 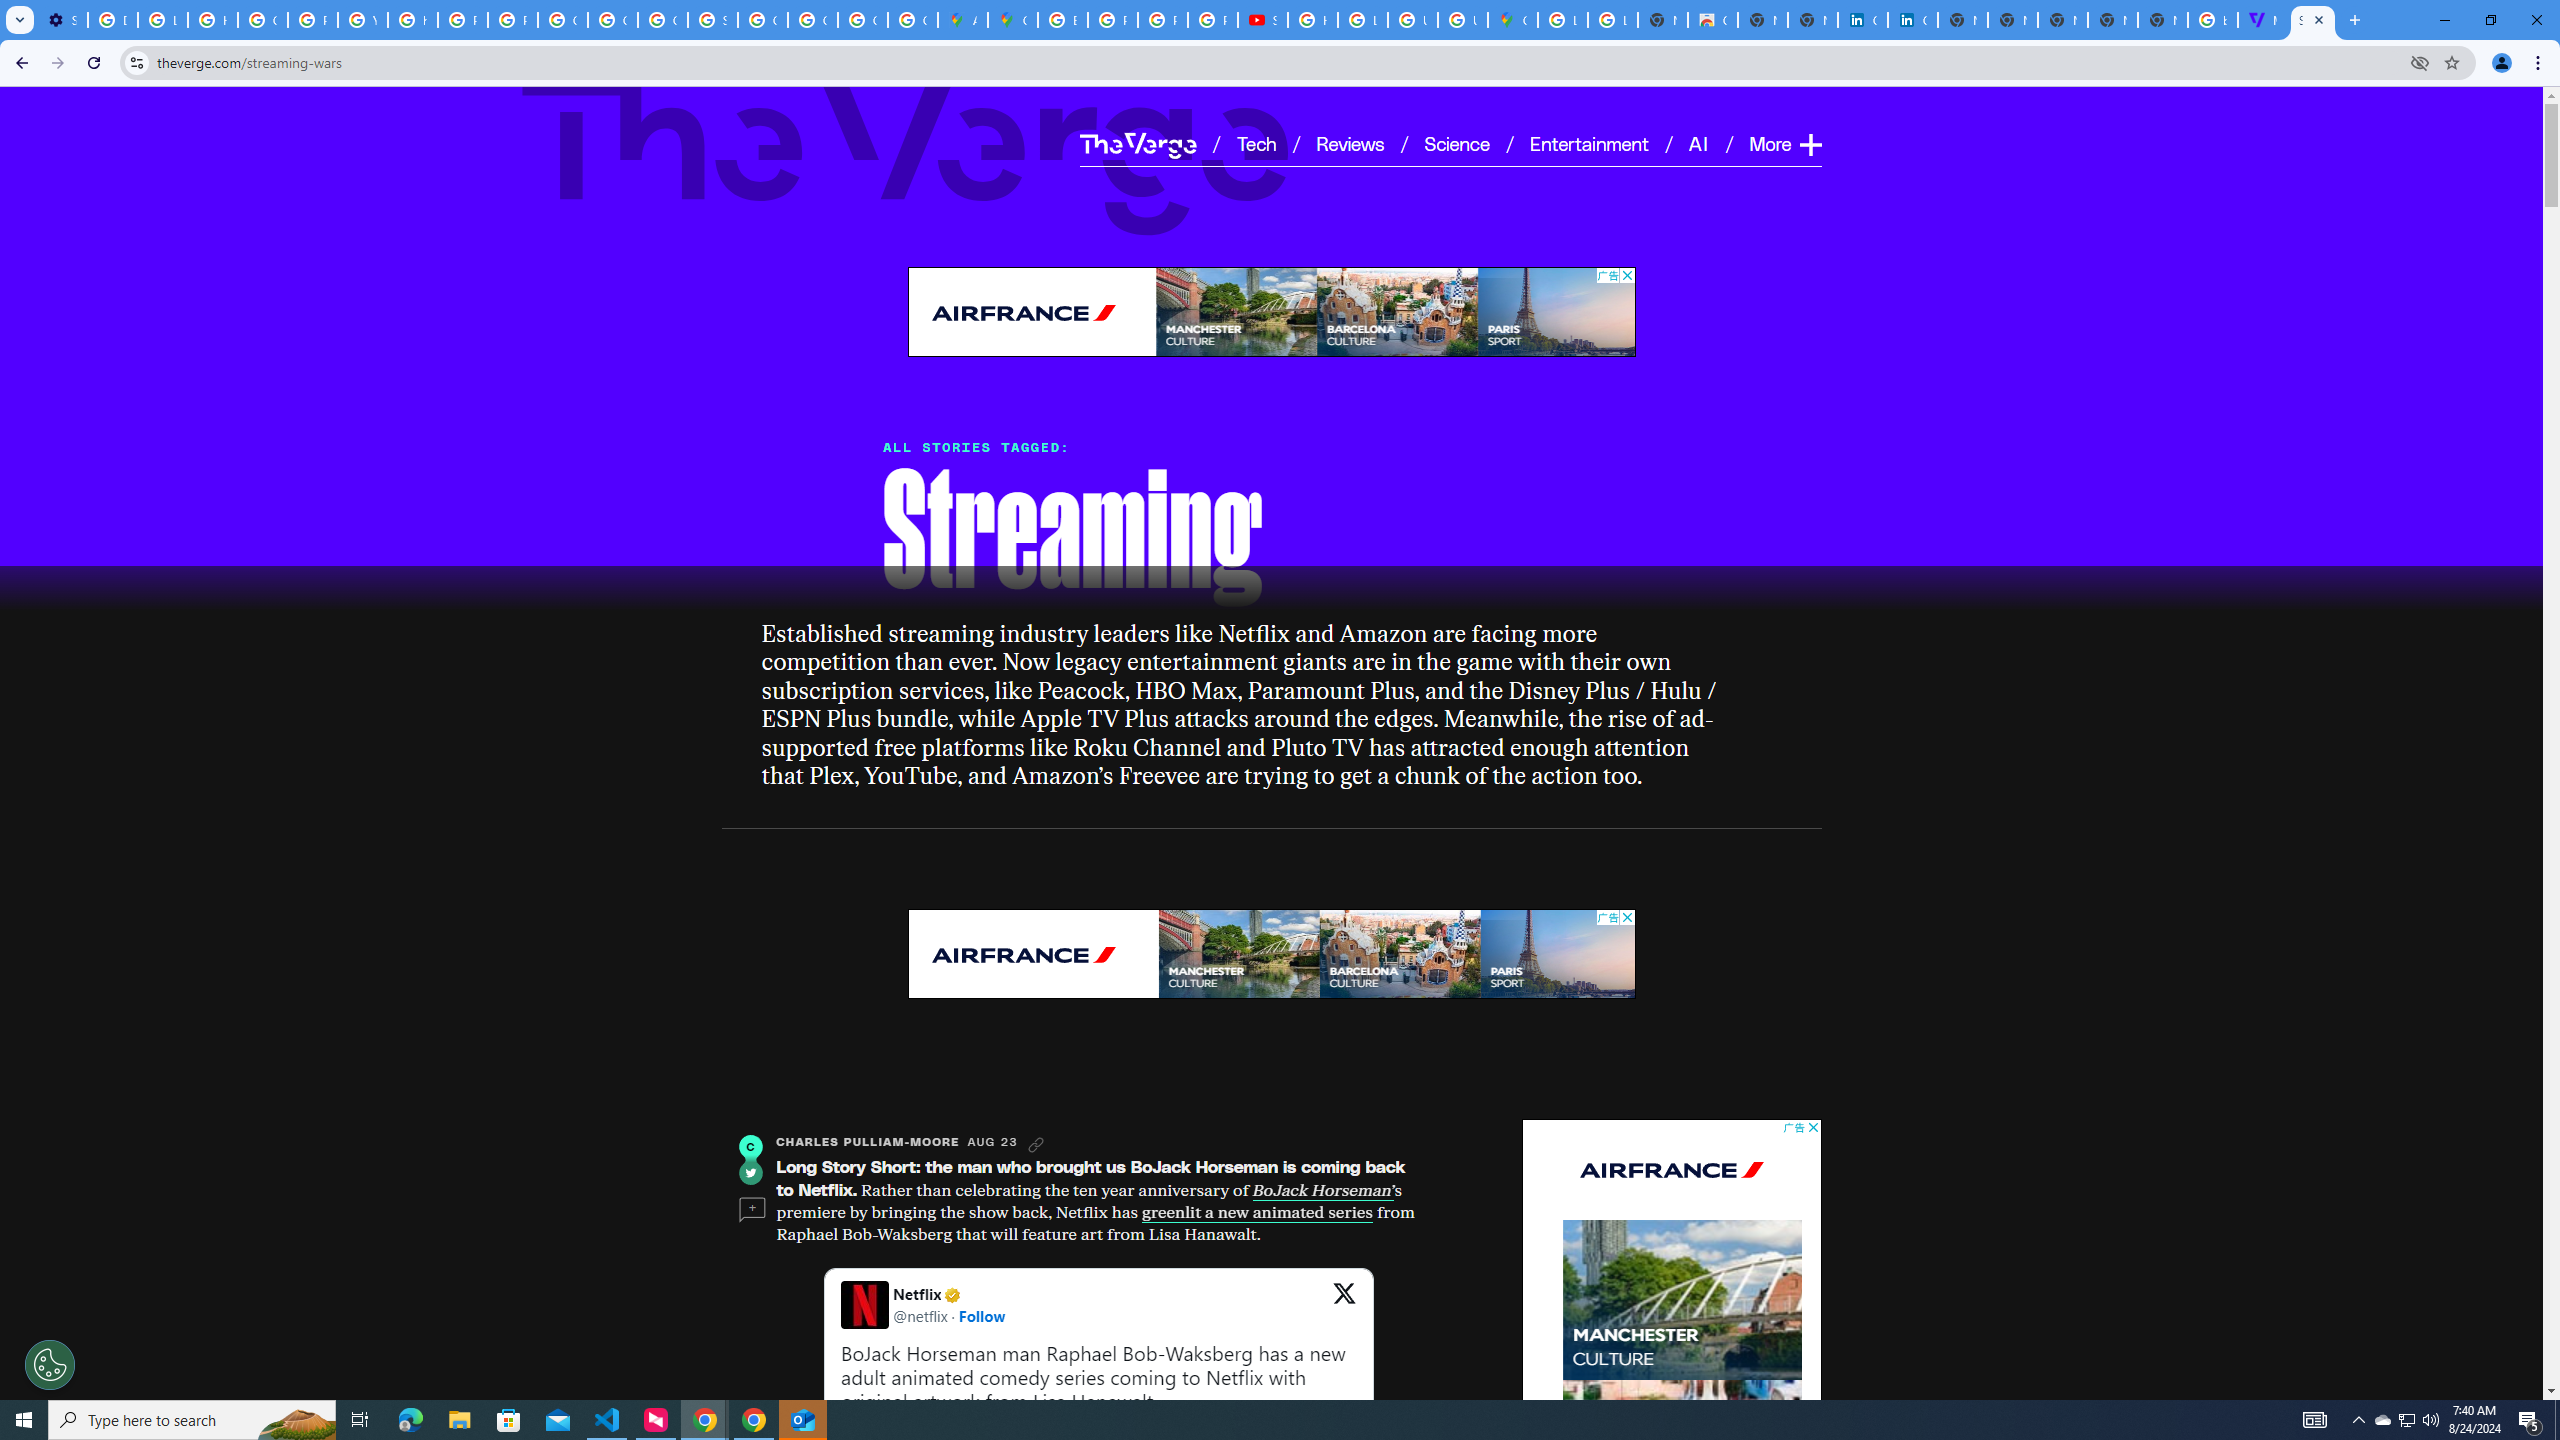 I want to click on 'Comments', so click(x=750, y=1210).